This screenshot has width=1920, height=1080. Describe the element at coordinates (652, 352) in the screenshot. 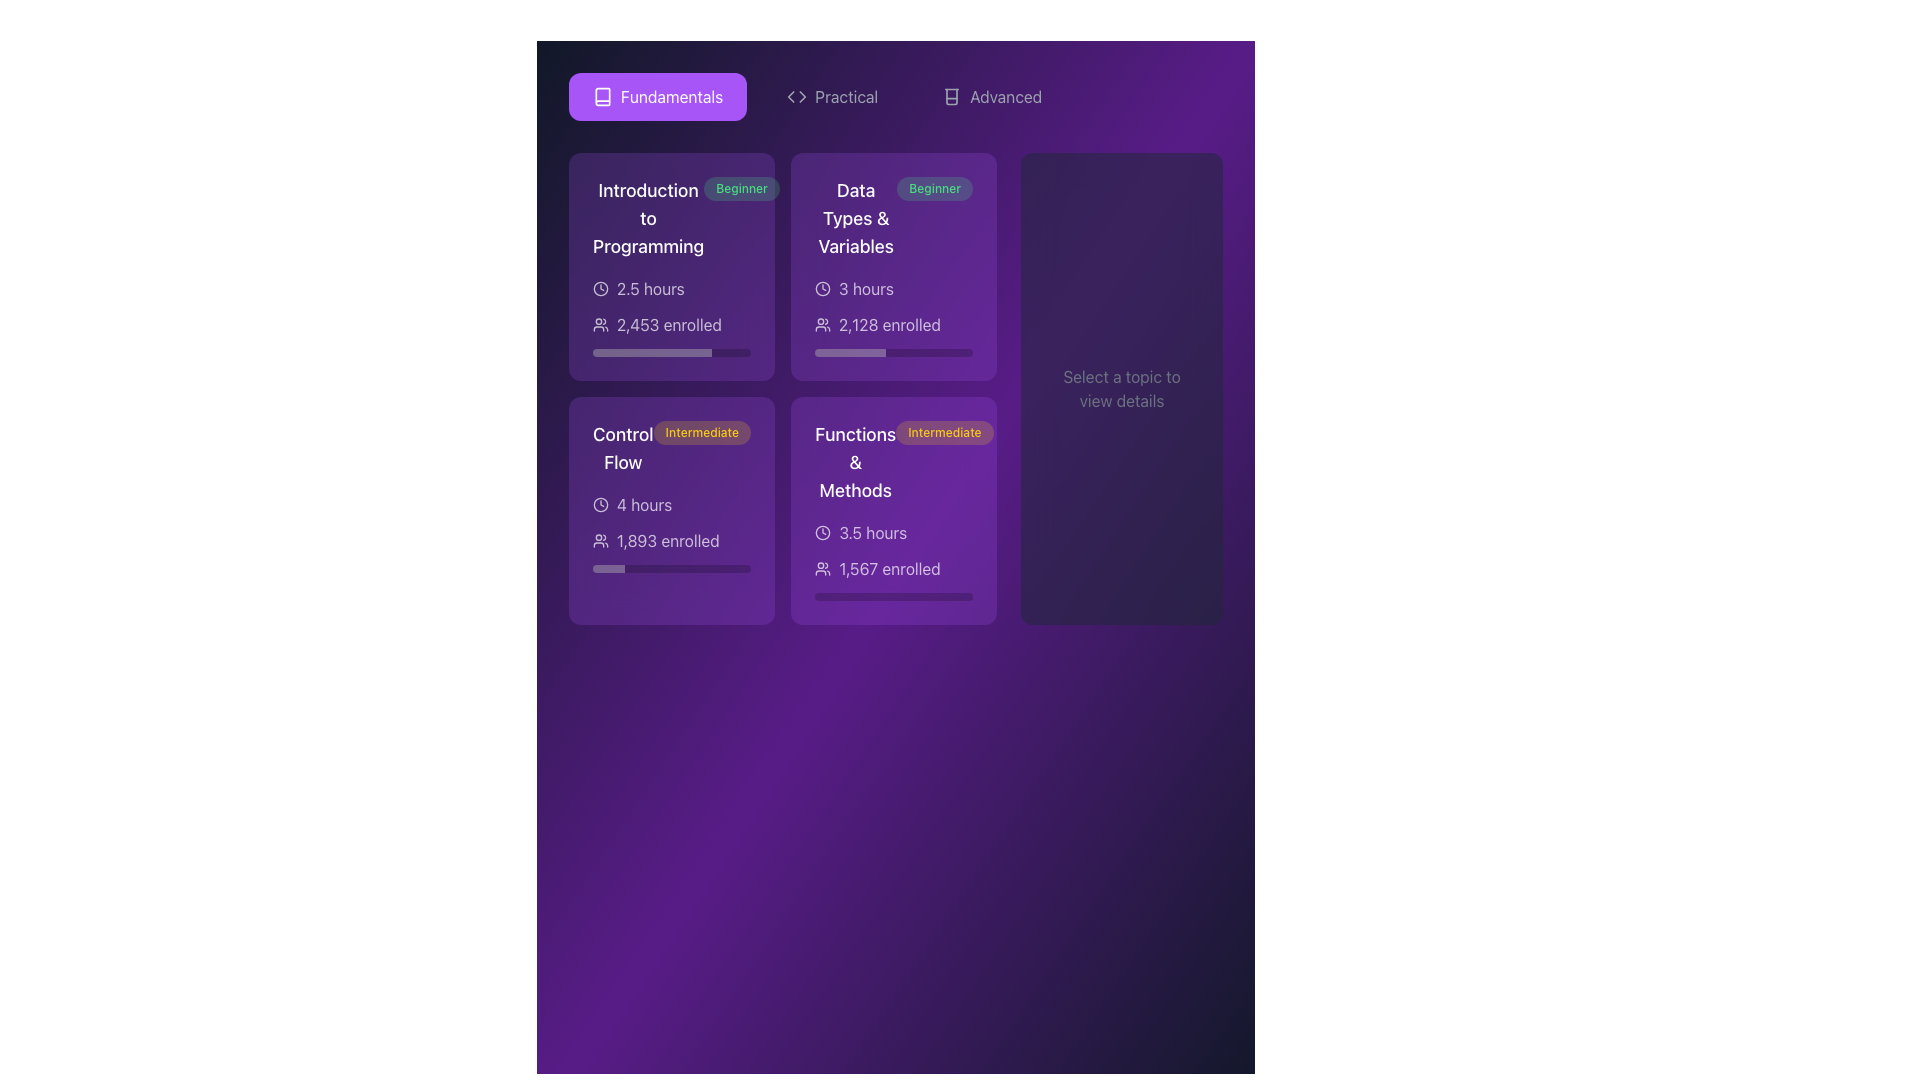

I see `the filled portion of the progress bar segment located in the first card titled 'Introduction to Programming', positioned just below the '2,453 enrolled' text` at that location.